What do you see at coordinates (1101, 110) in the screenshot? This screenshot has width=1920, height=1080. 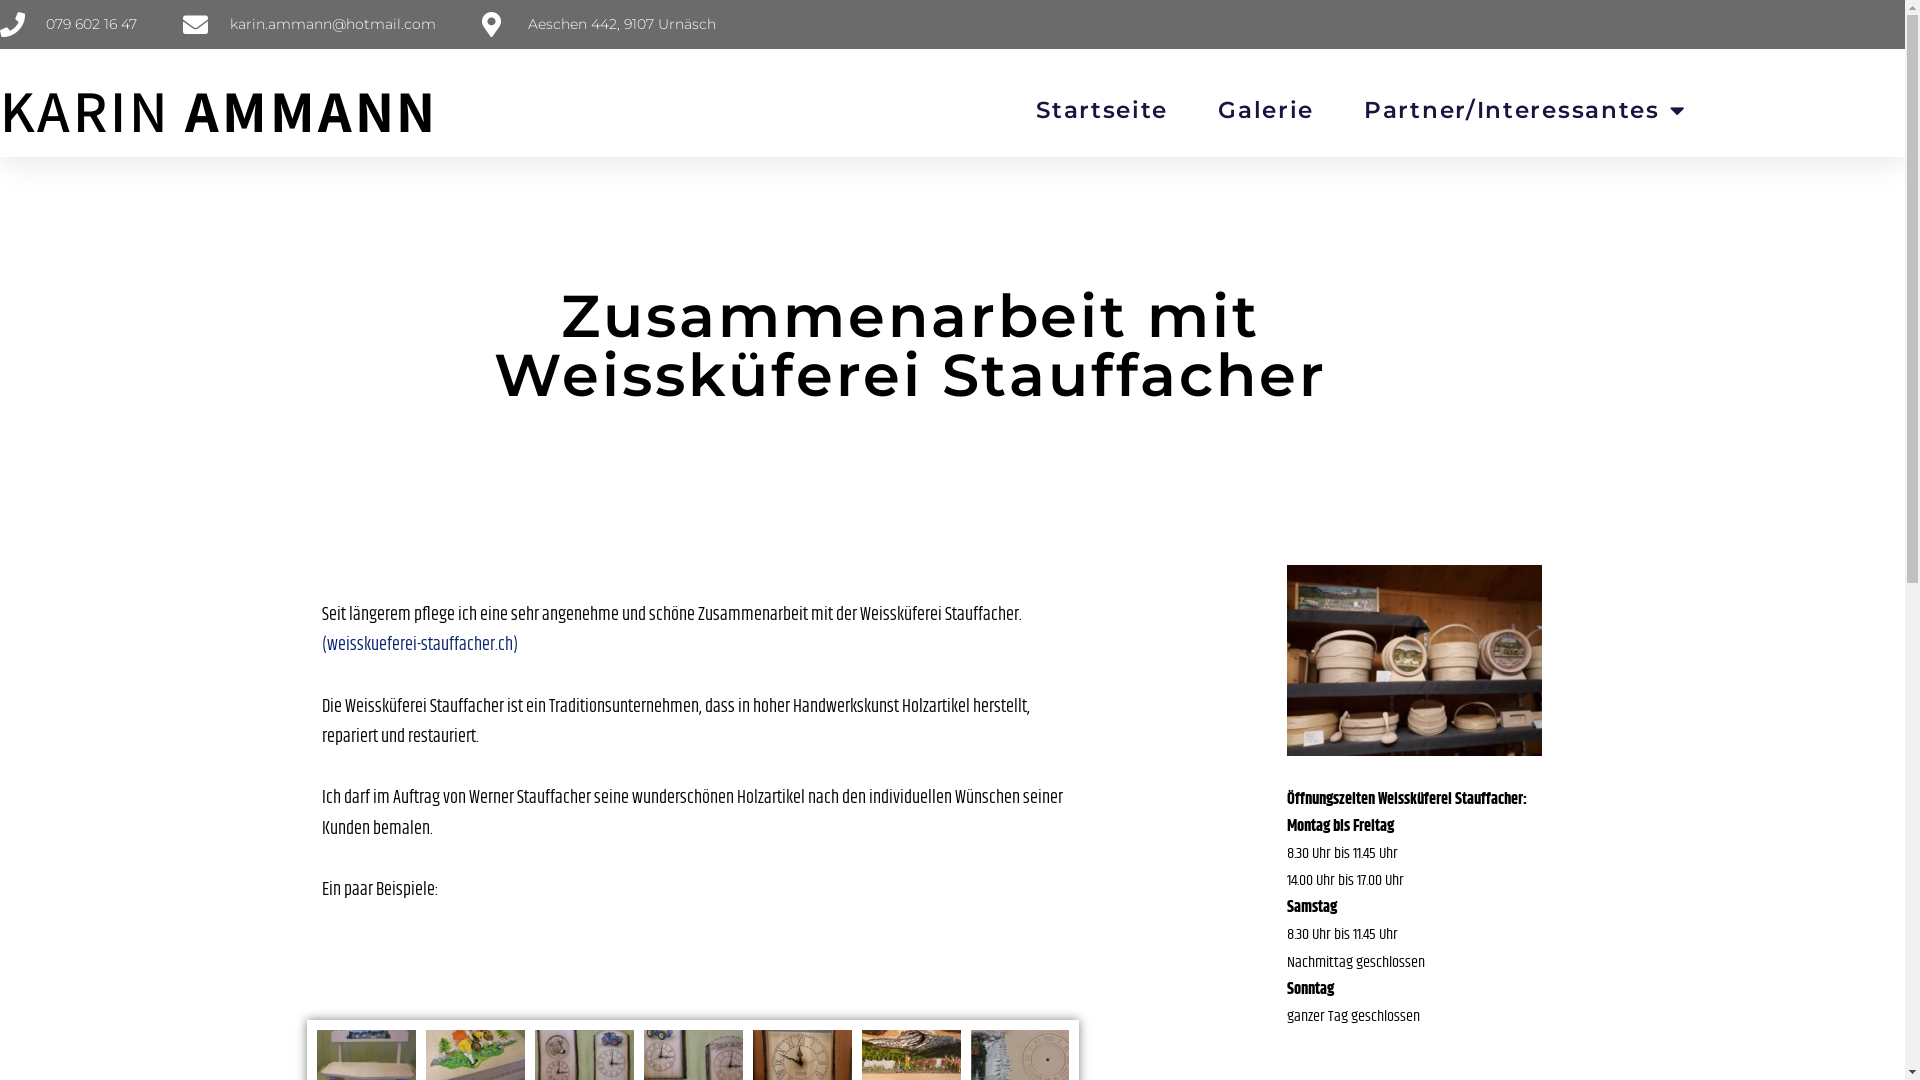 I see `'Startseite'` at bounding box center [1101, 110].